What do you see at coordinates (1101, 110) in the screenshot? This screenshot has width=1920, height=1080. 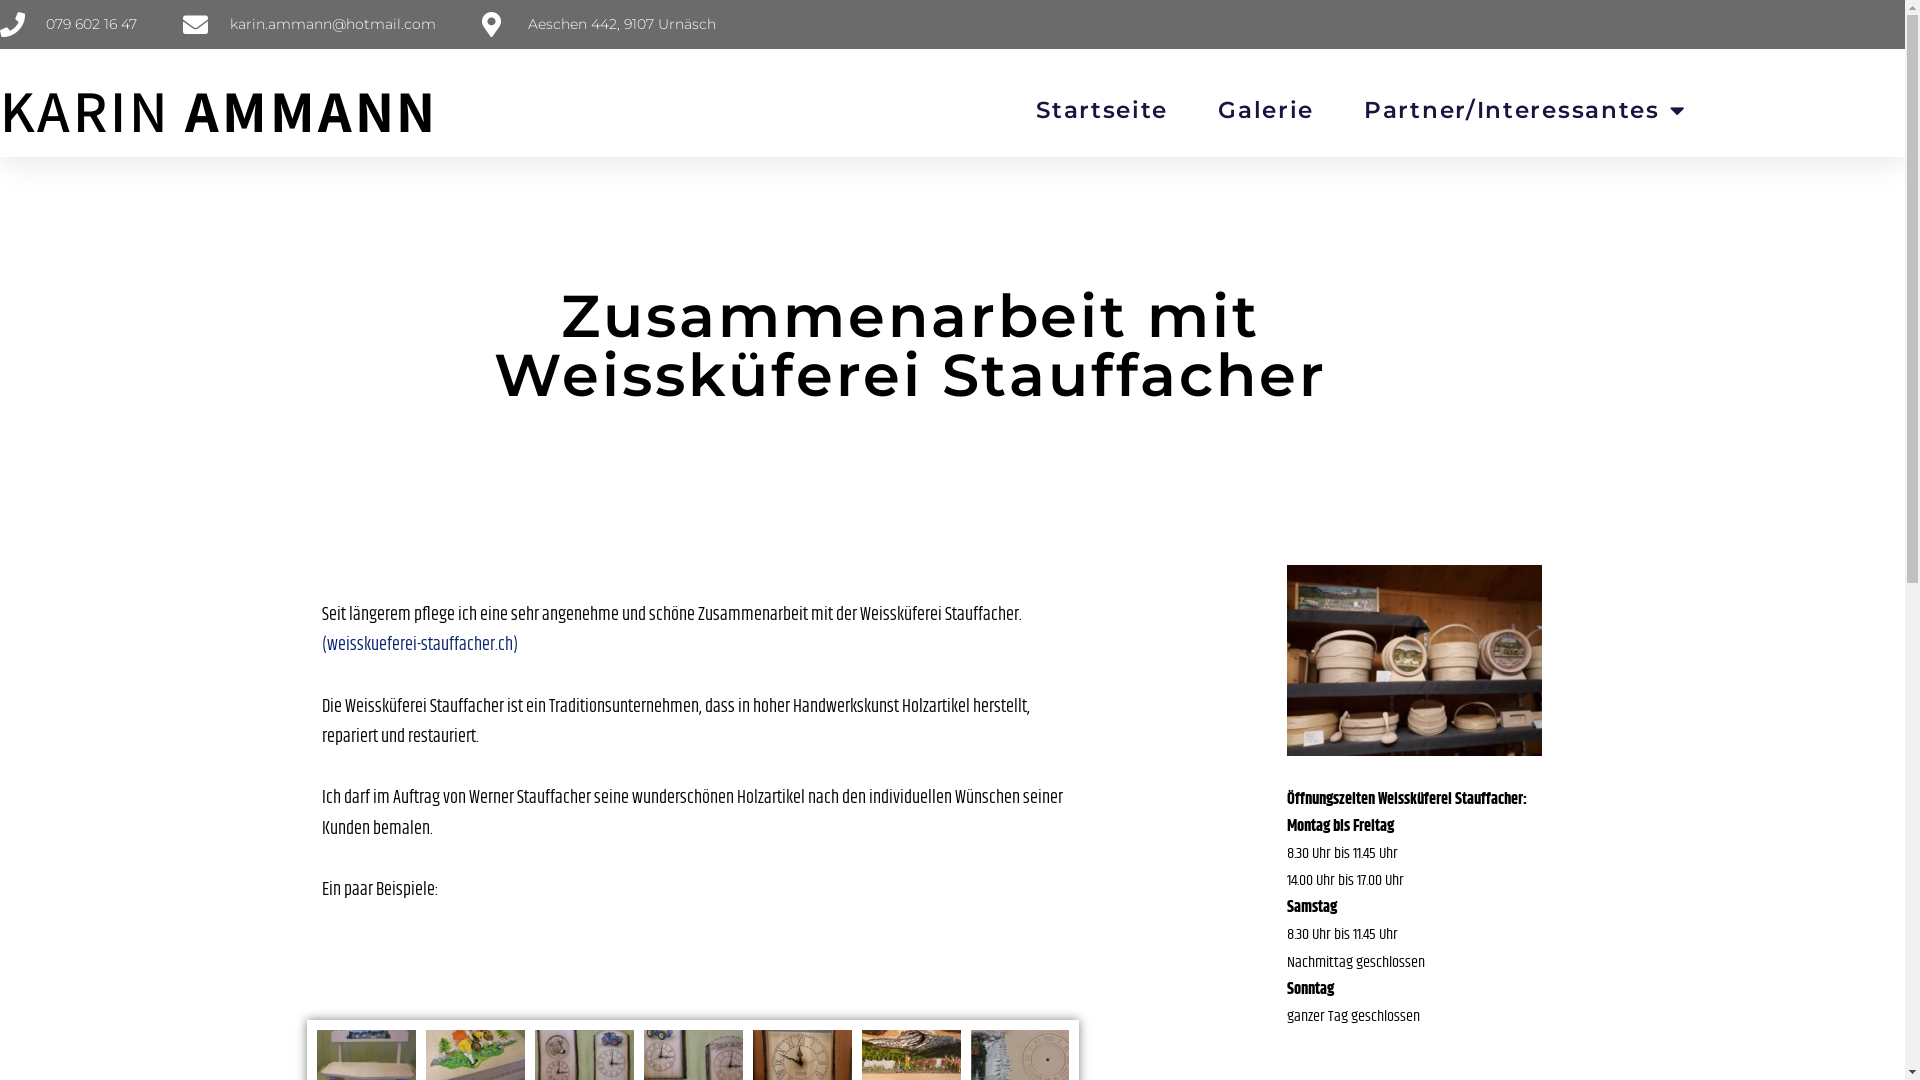 I see `'Startseite'` at bounding box center [1101, 110].